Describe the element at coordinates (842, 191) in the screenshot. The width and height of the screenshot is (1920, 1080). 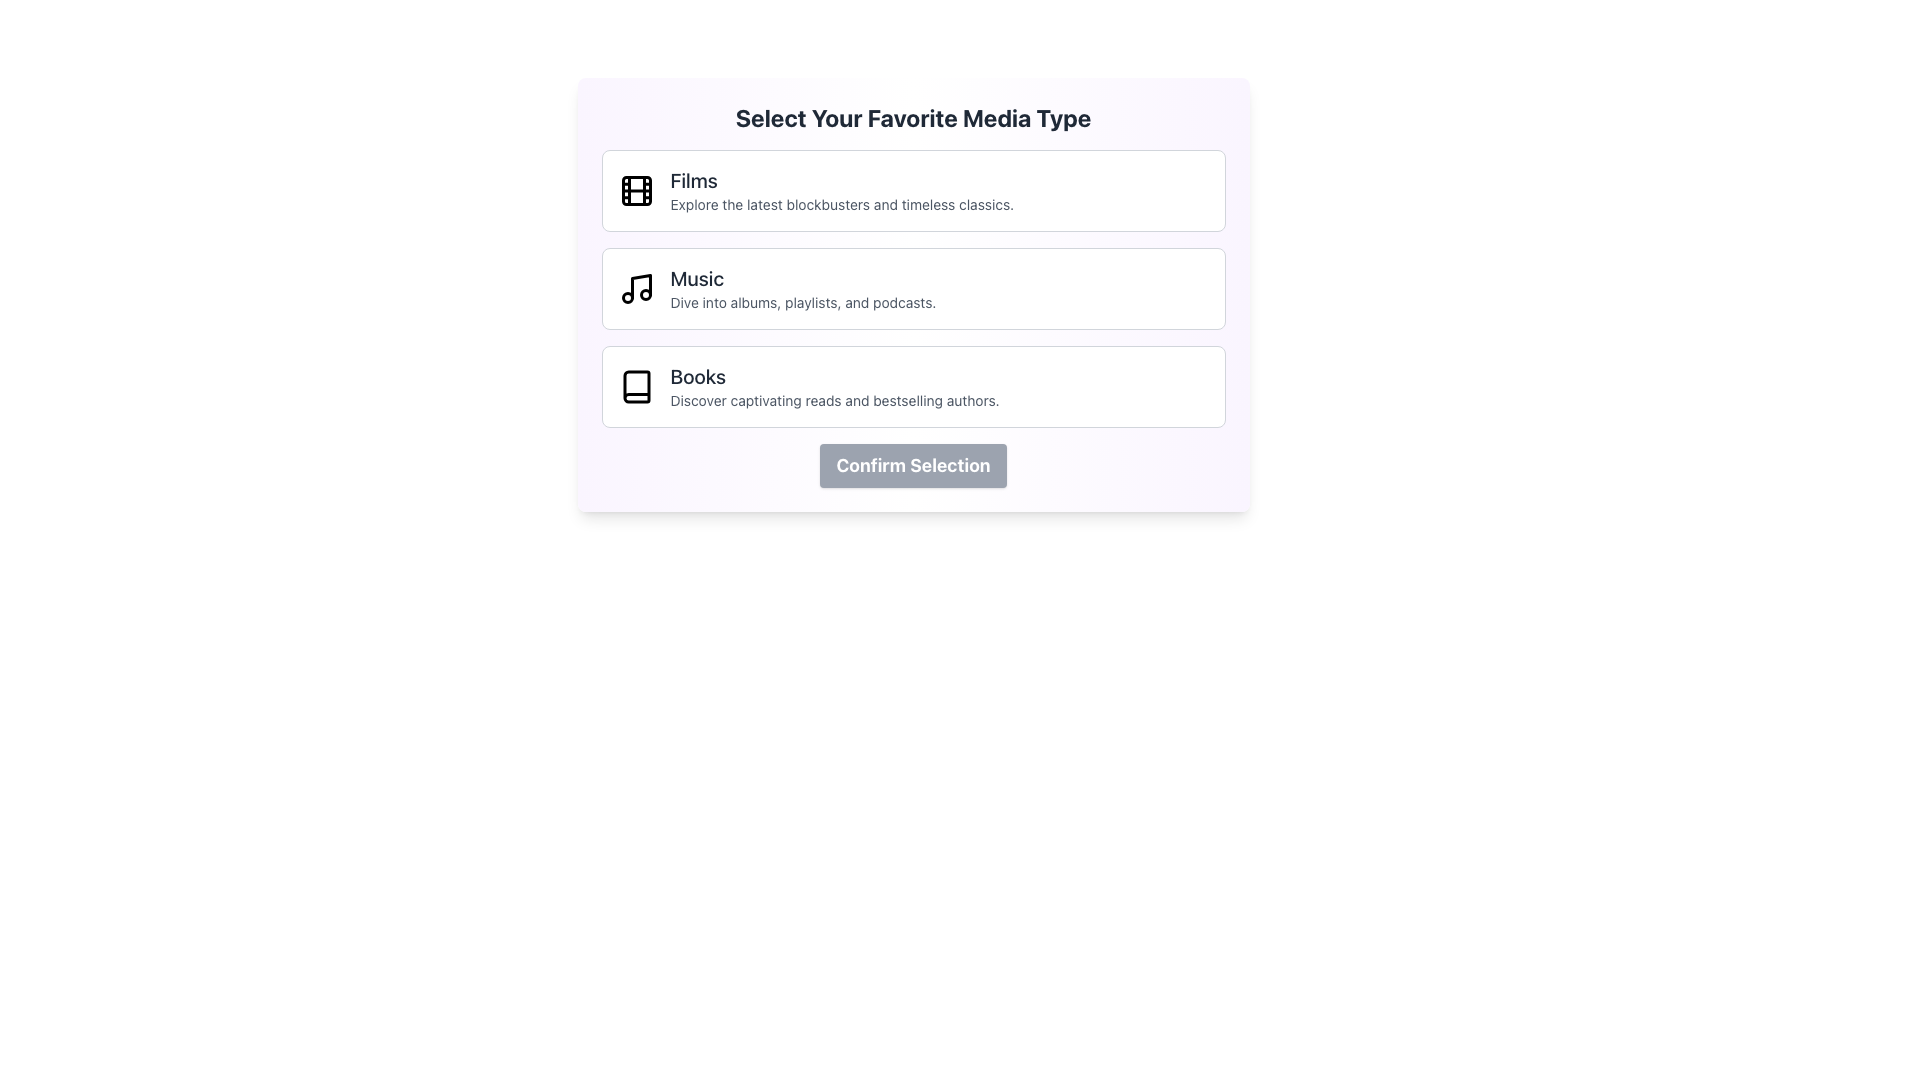
I see `details in the Text block that describes the 'Films' option in the media type selection interface, located in the first vertically arranged section on the left inside a bordered, white background card` at that location.